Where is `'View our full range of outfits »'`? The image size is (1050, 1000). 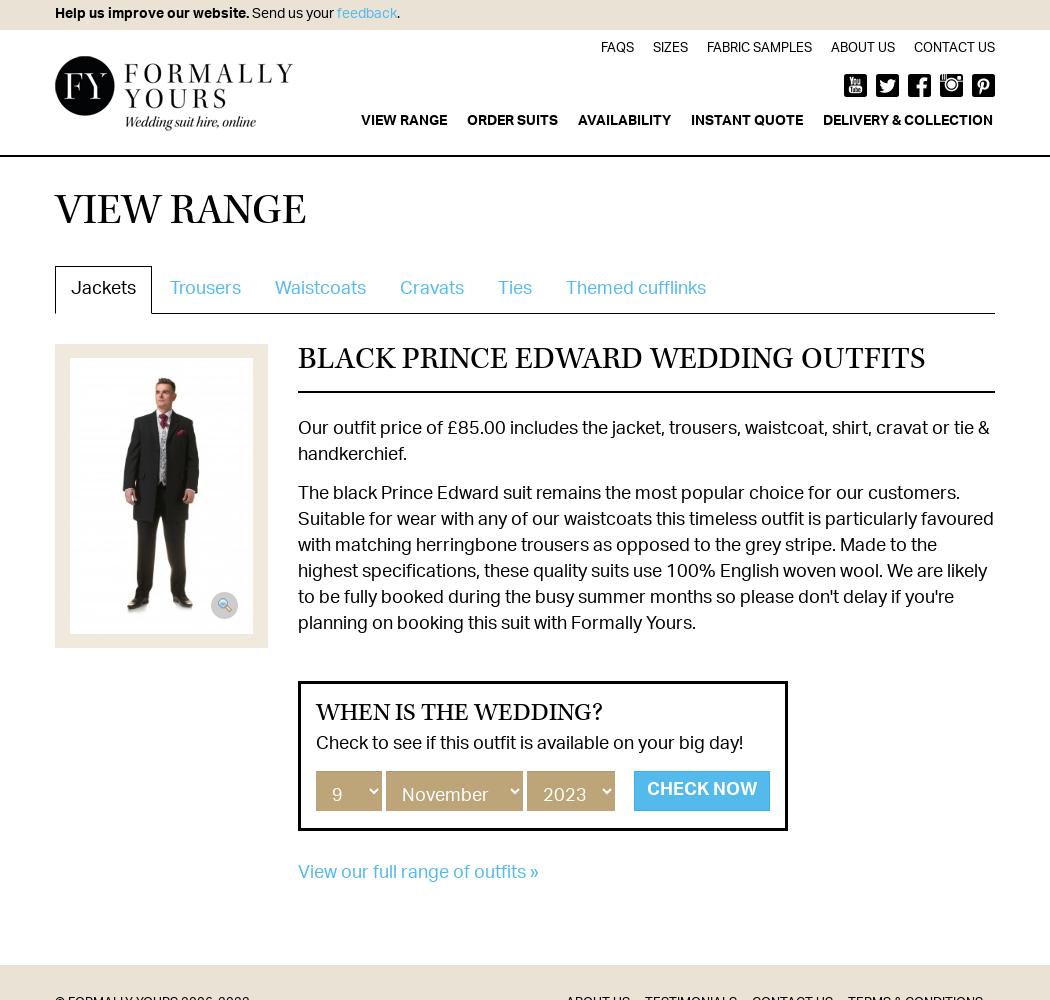 'View our full range of outfits »' is located at coordinates (296, 872).